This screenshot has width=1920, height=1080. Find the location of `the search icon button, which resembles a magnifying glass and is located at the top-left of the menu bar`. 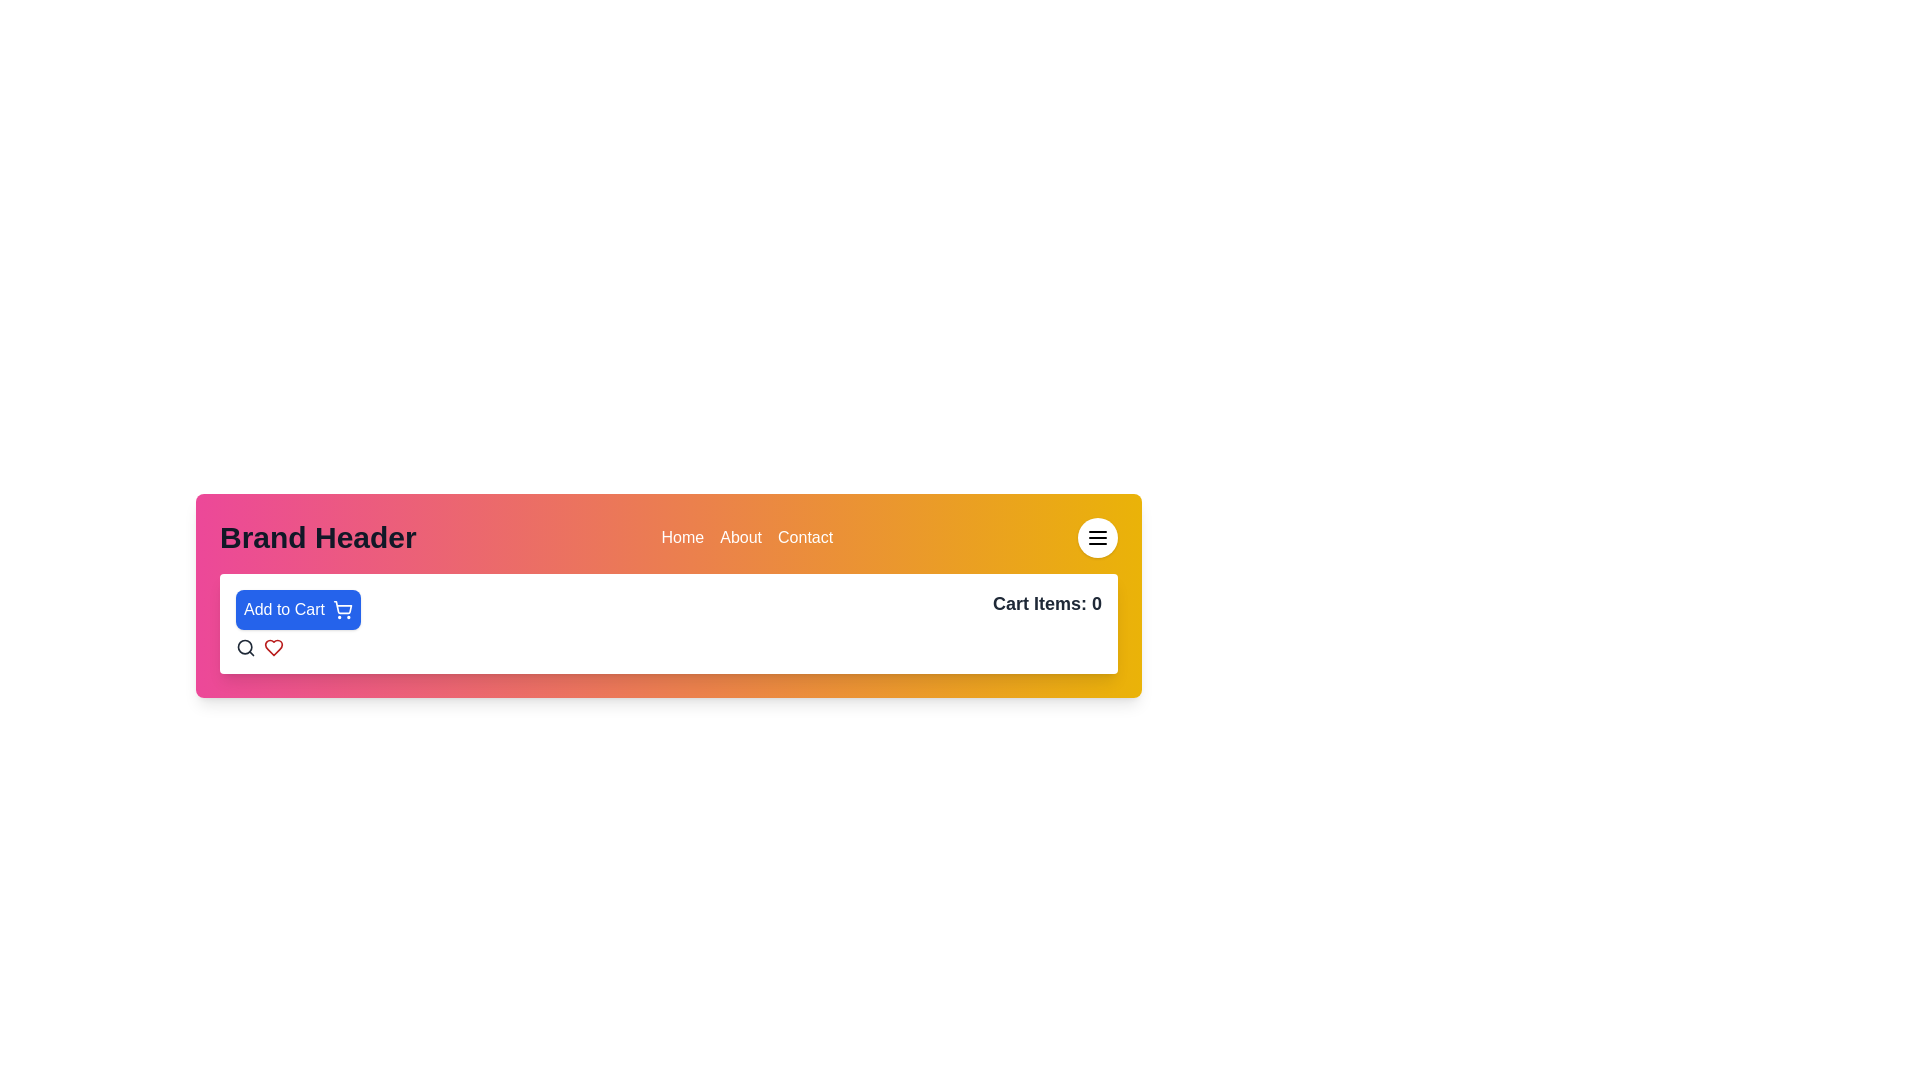

the search icon button, which resembles a magnifying glass and is located at the top-left of the menu bar is located at coordinates (244, 648).